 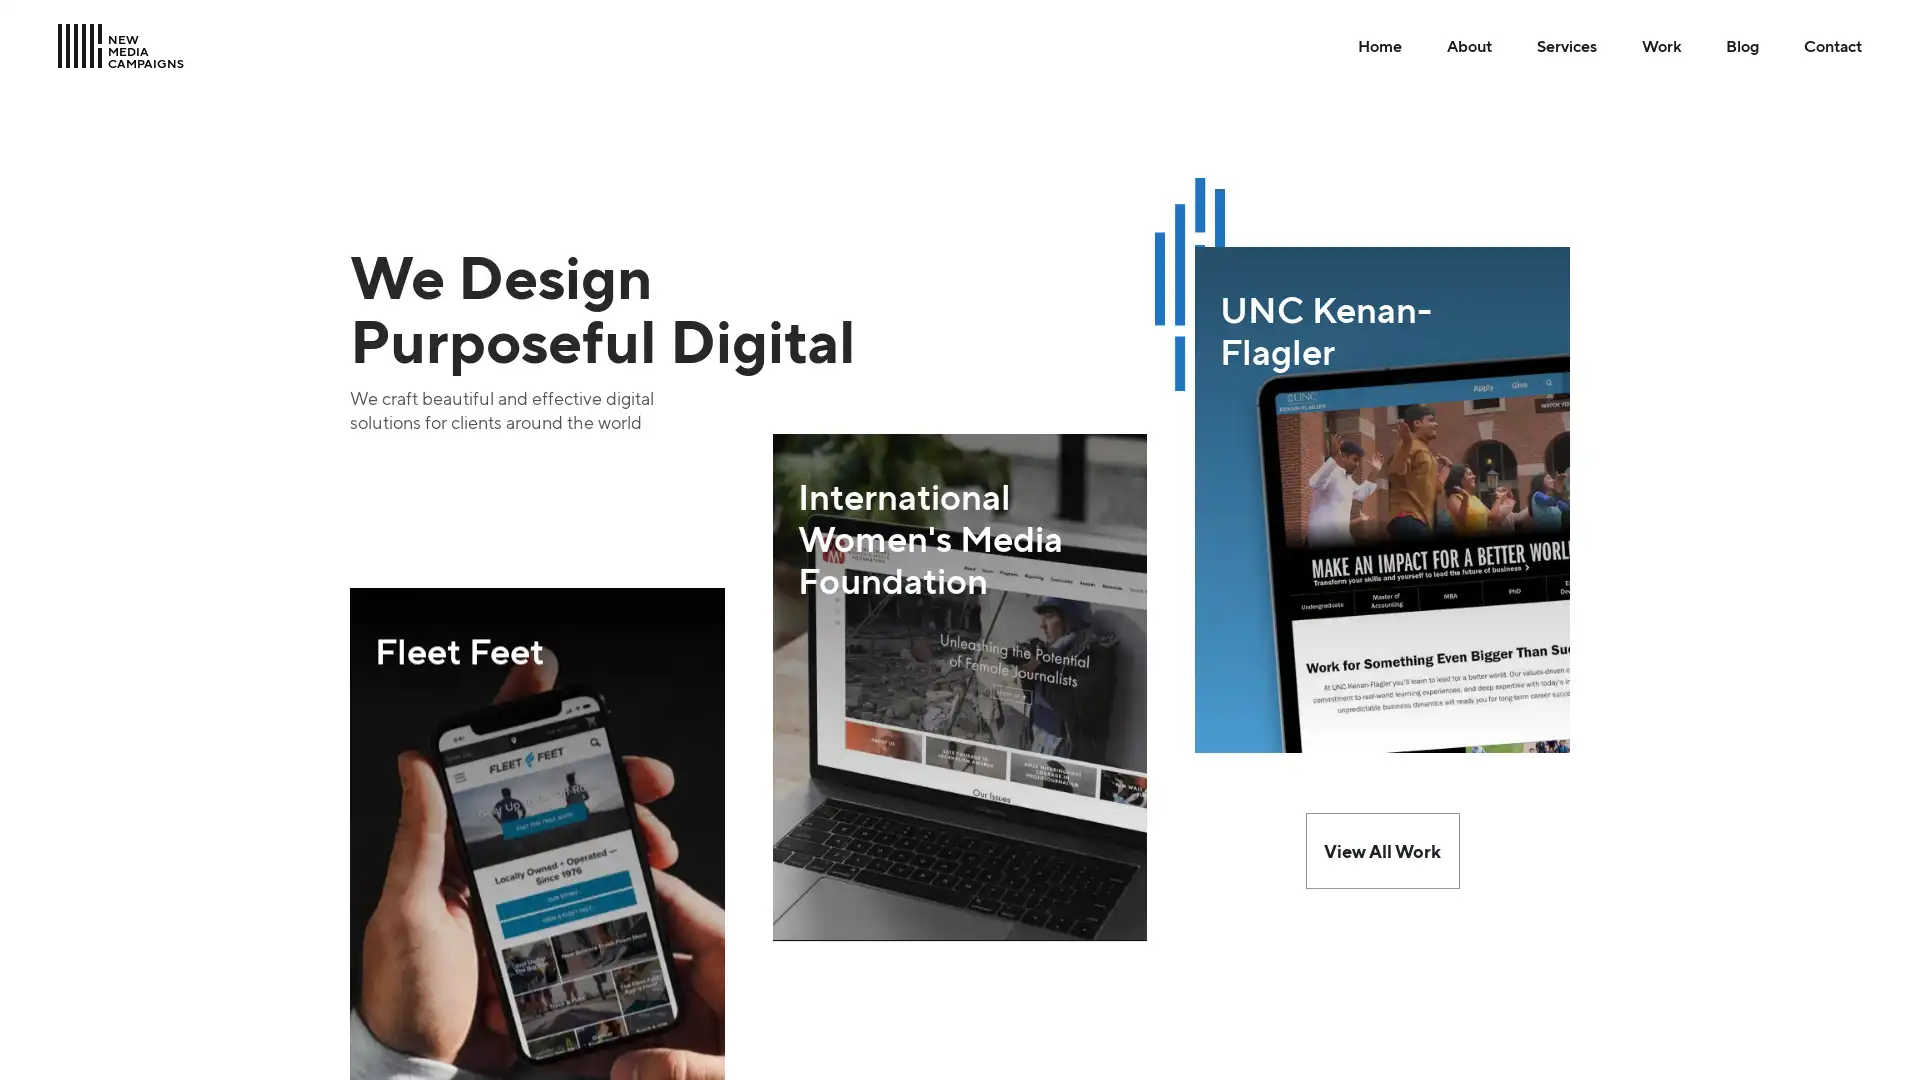 I want to click on Skip to Main Content, so click(x=20, y=20).